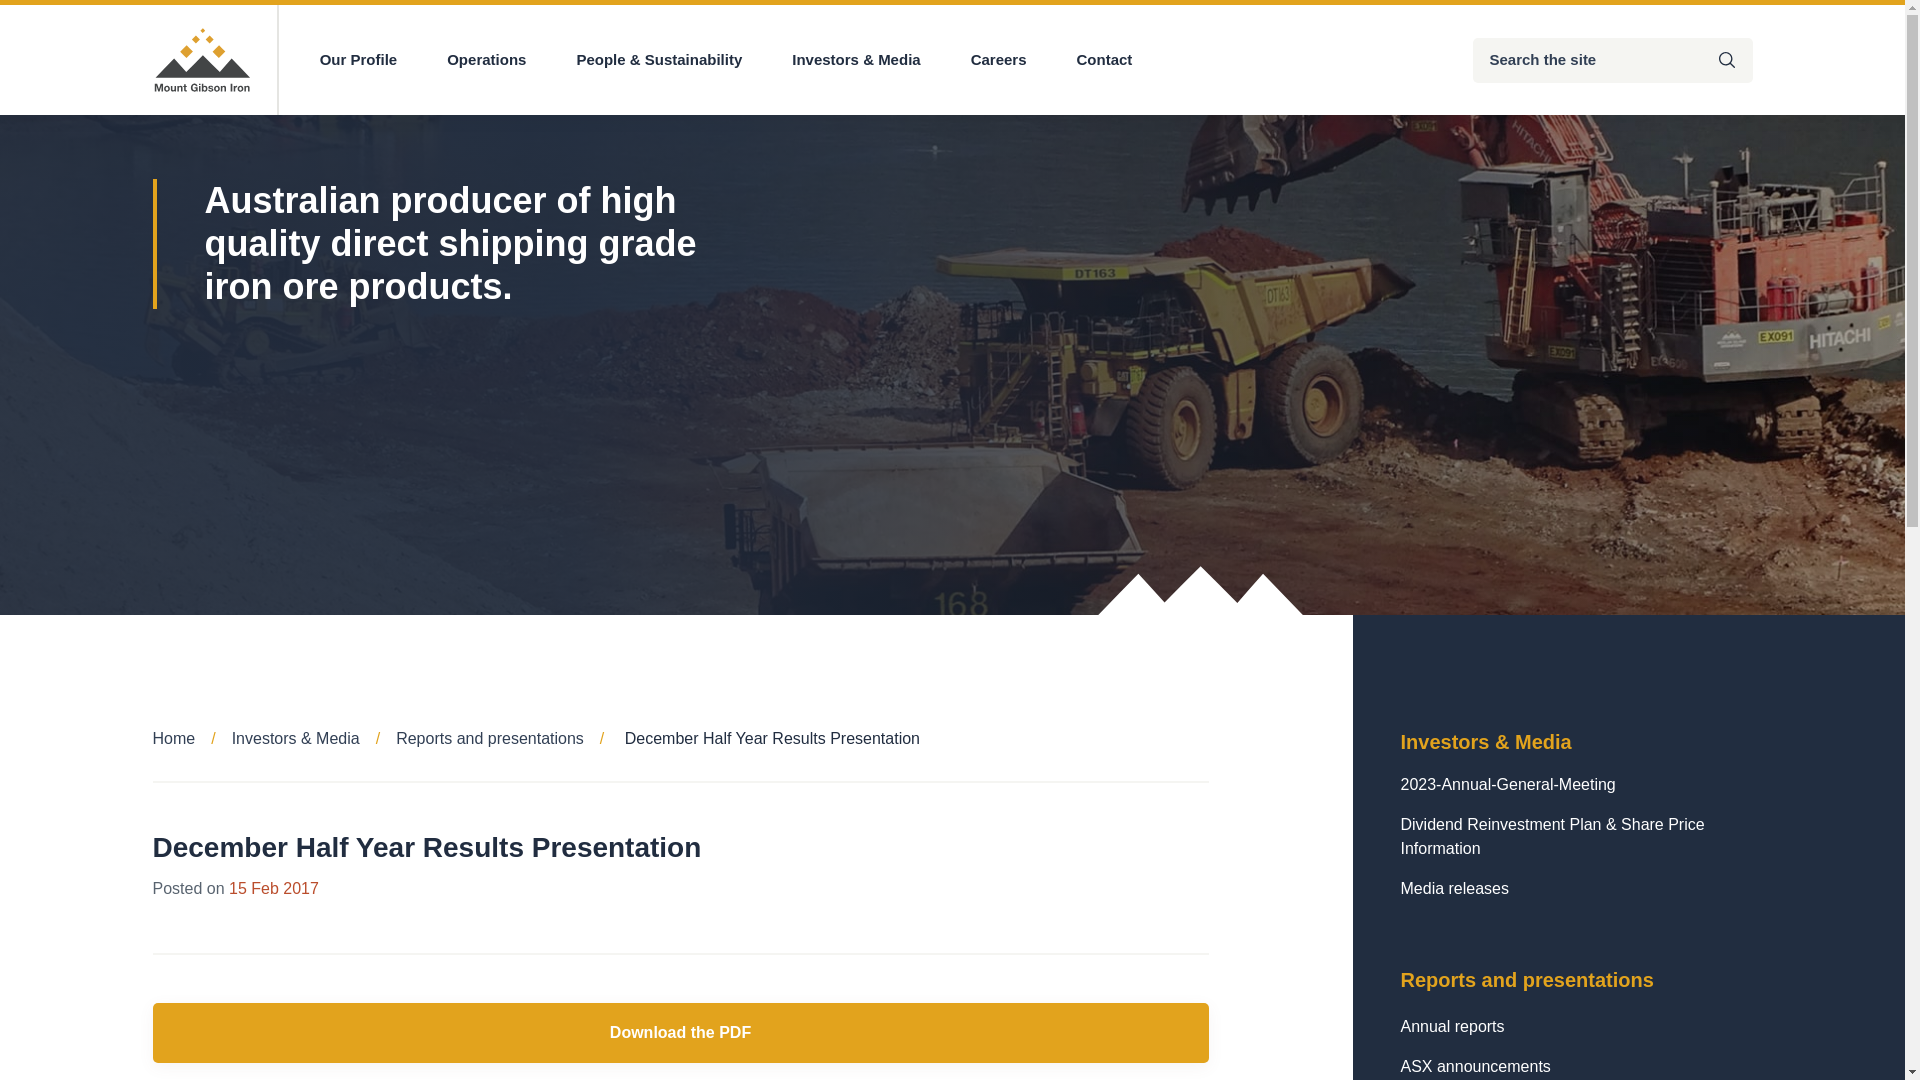 This screenshot has width=1920, height=1080. Describe the element at coordinates (191, 738) in the screenshot. I see `'Home'` at that location.